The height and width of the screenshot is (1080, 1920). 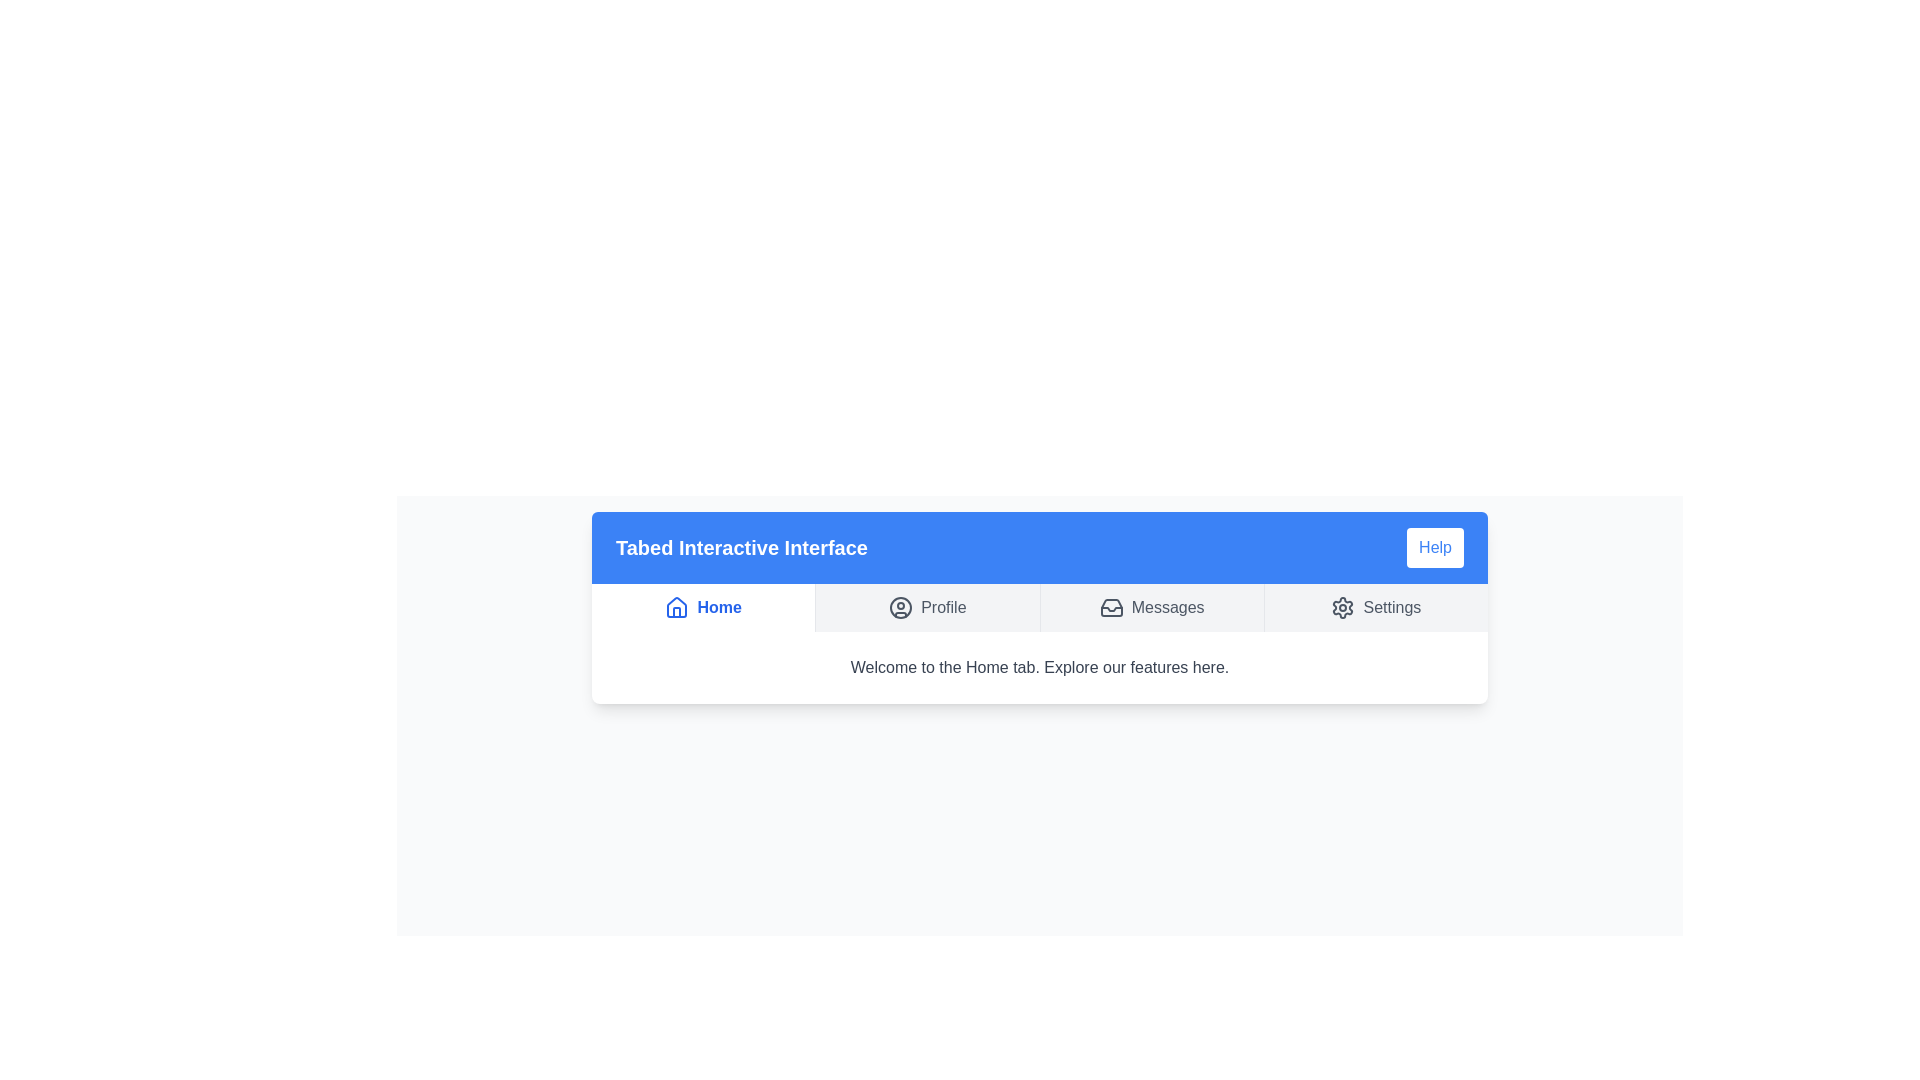 I want to click on the 'Messages' button in the navigation menu, so click(x=1152, y=607).